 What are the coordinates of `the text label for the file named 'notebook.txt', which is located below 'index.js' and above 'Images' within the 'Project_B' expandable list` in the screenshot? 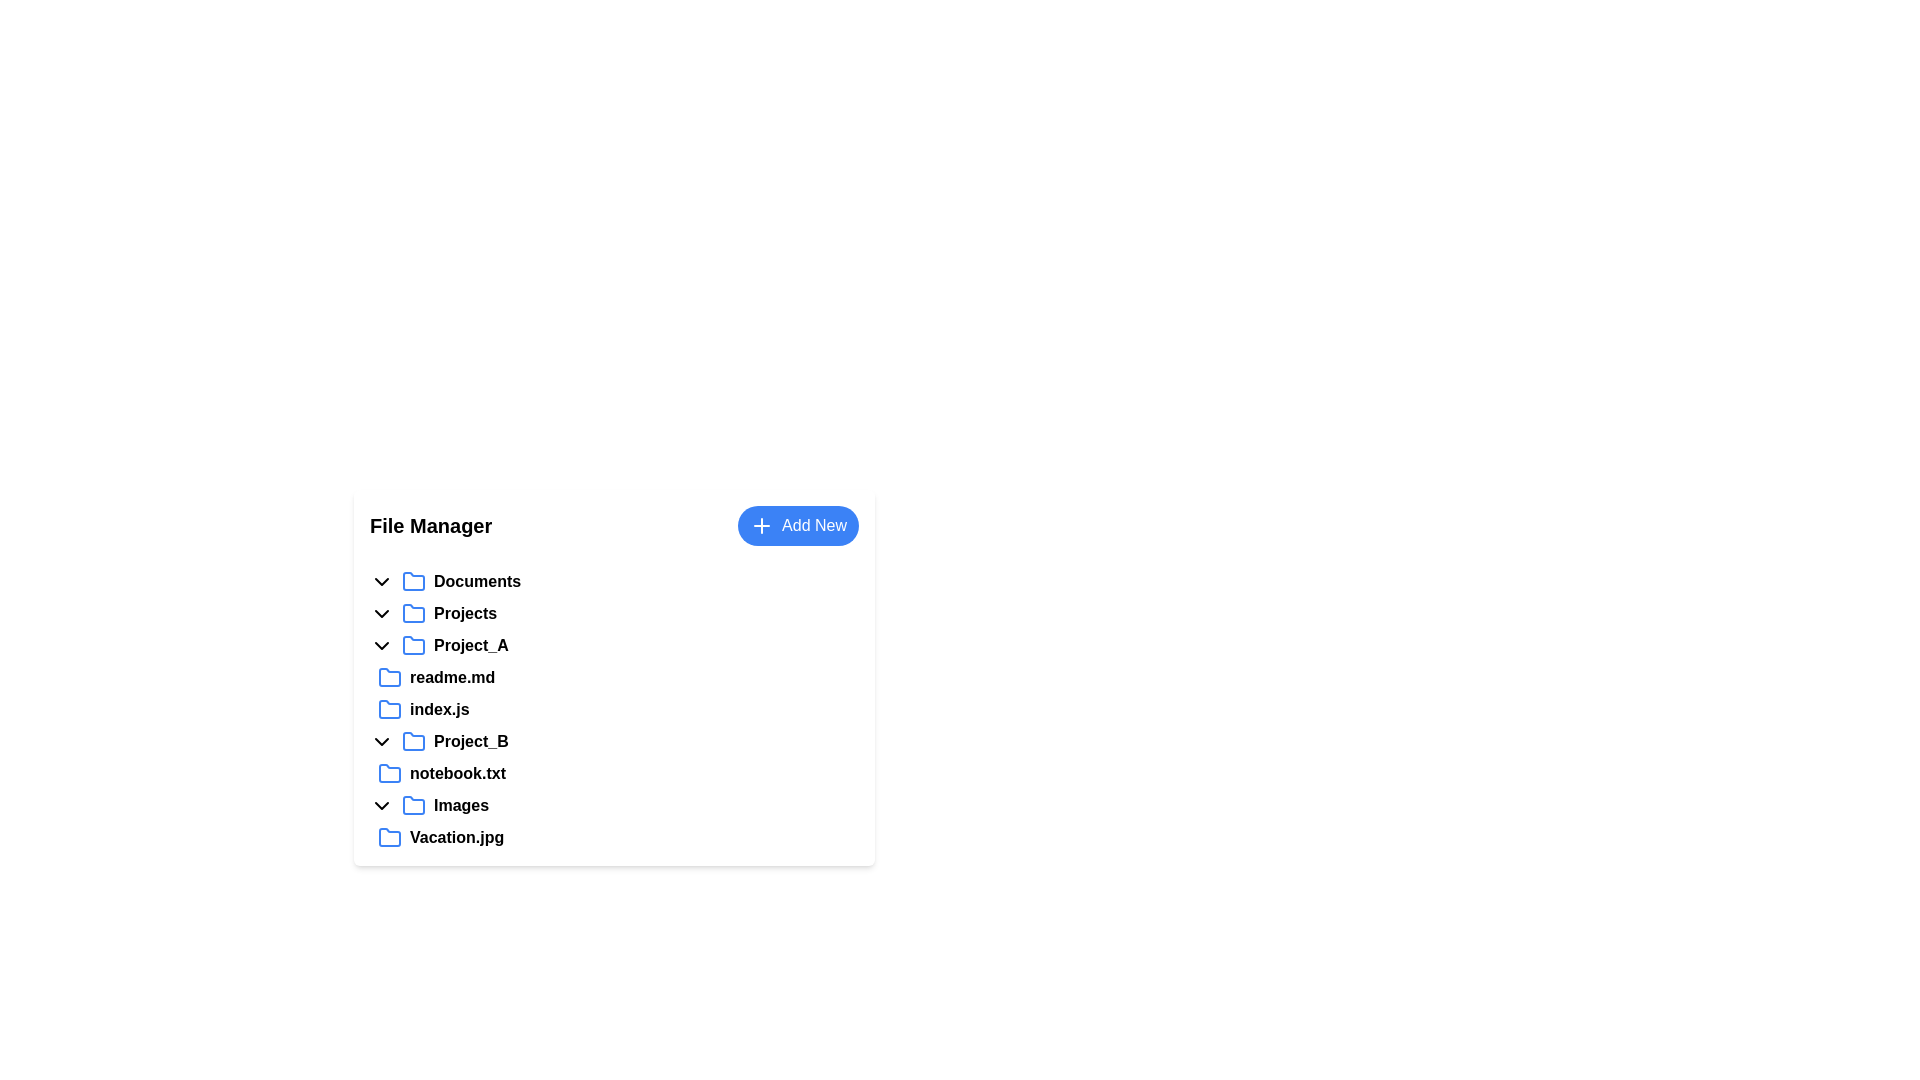 It's located at (456, 773).